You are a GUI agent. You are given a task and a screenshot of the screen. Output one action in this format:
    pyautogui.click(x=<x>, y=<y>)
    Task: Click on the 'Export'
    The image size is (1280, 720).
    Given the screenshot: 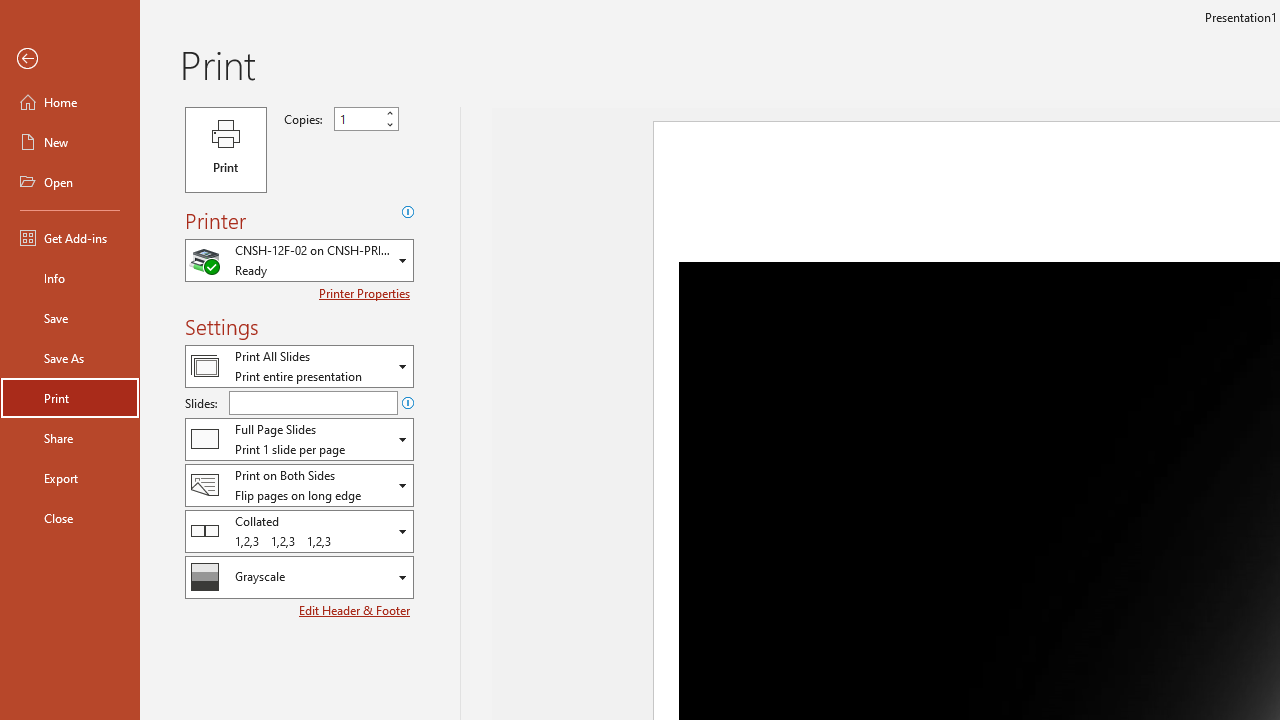 What is the action you would take?
    pyautogui.click(x=69, y=478)
    